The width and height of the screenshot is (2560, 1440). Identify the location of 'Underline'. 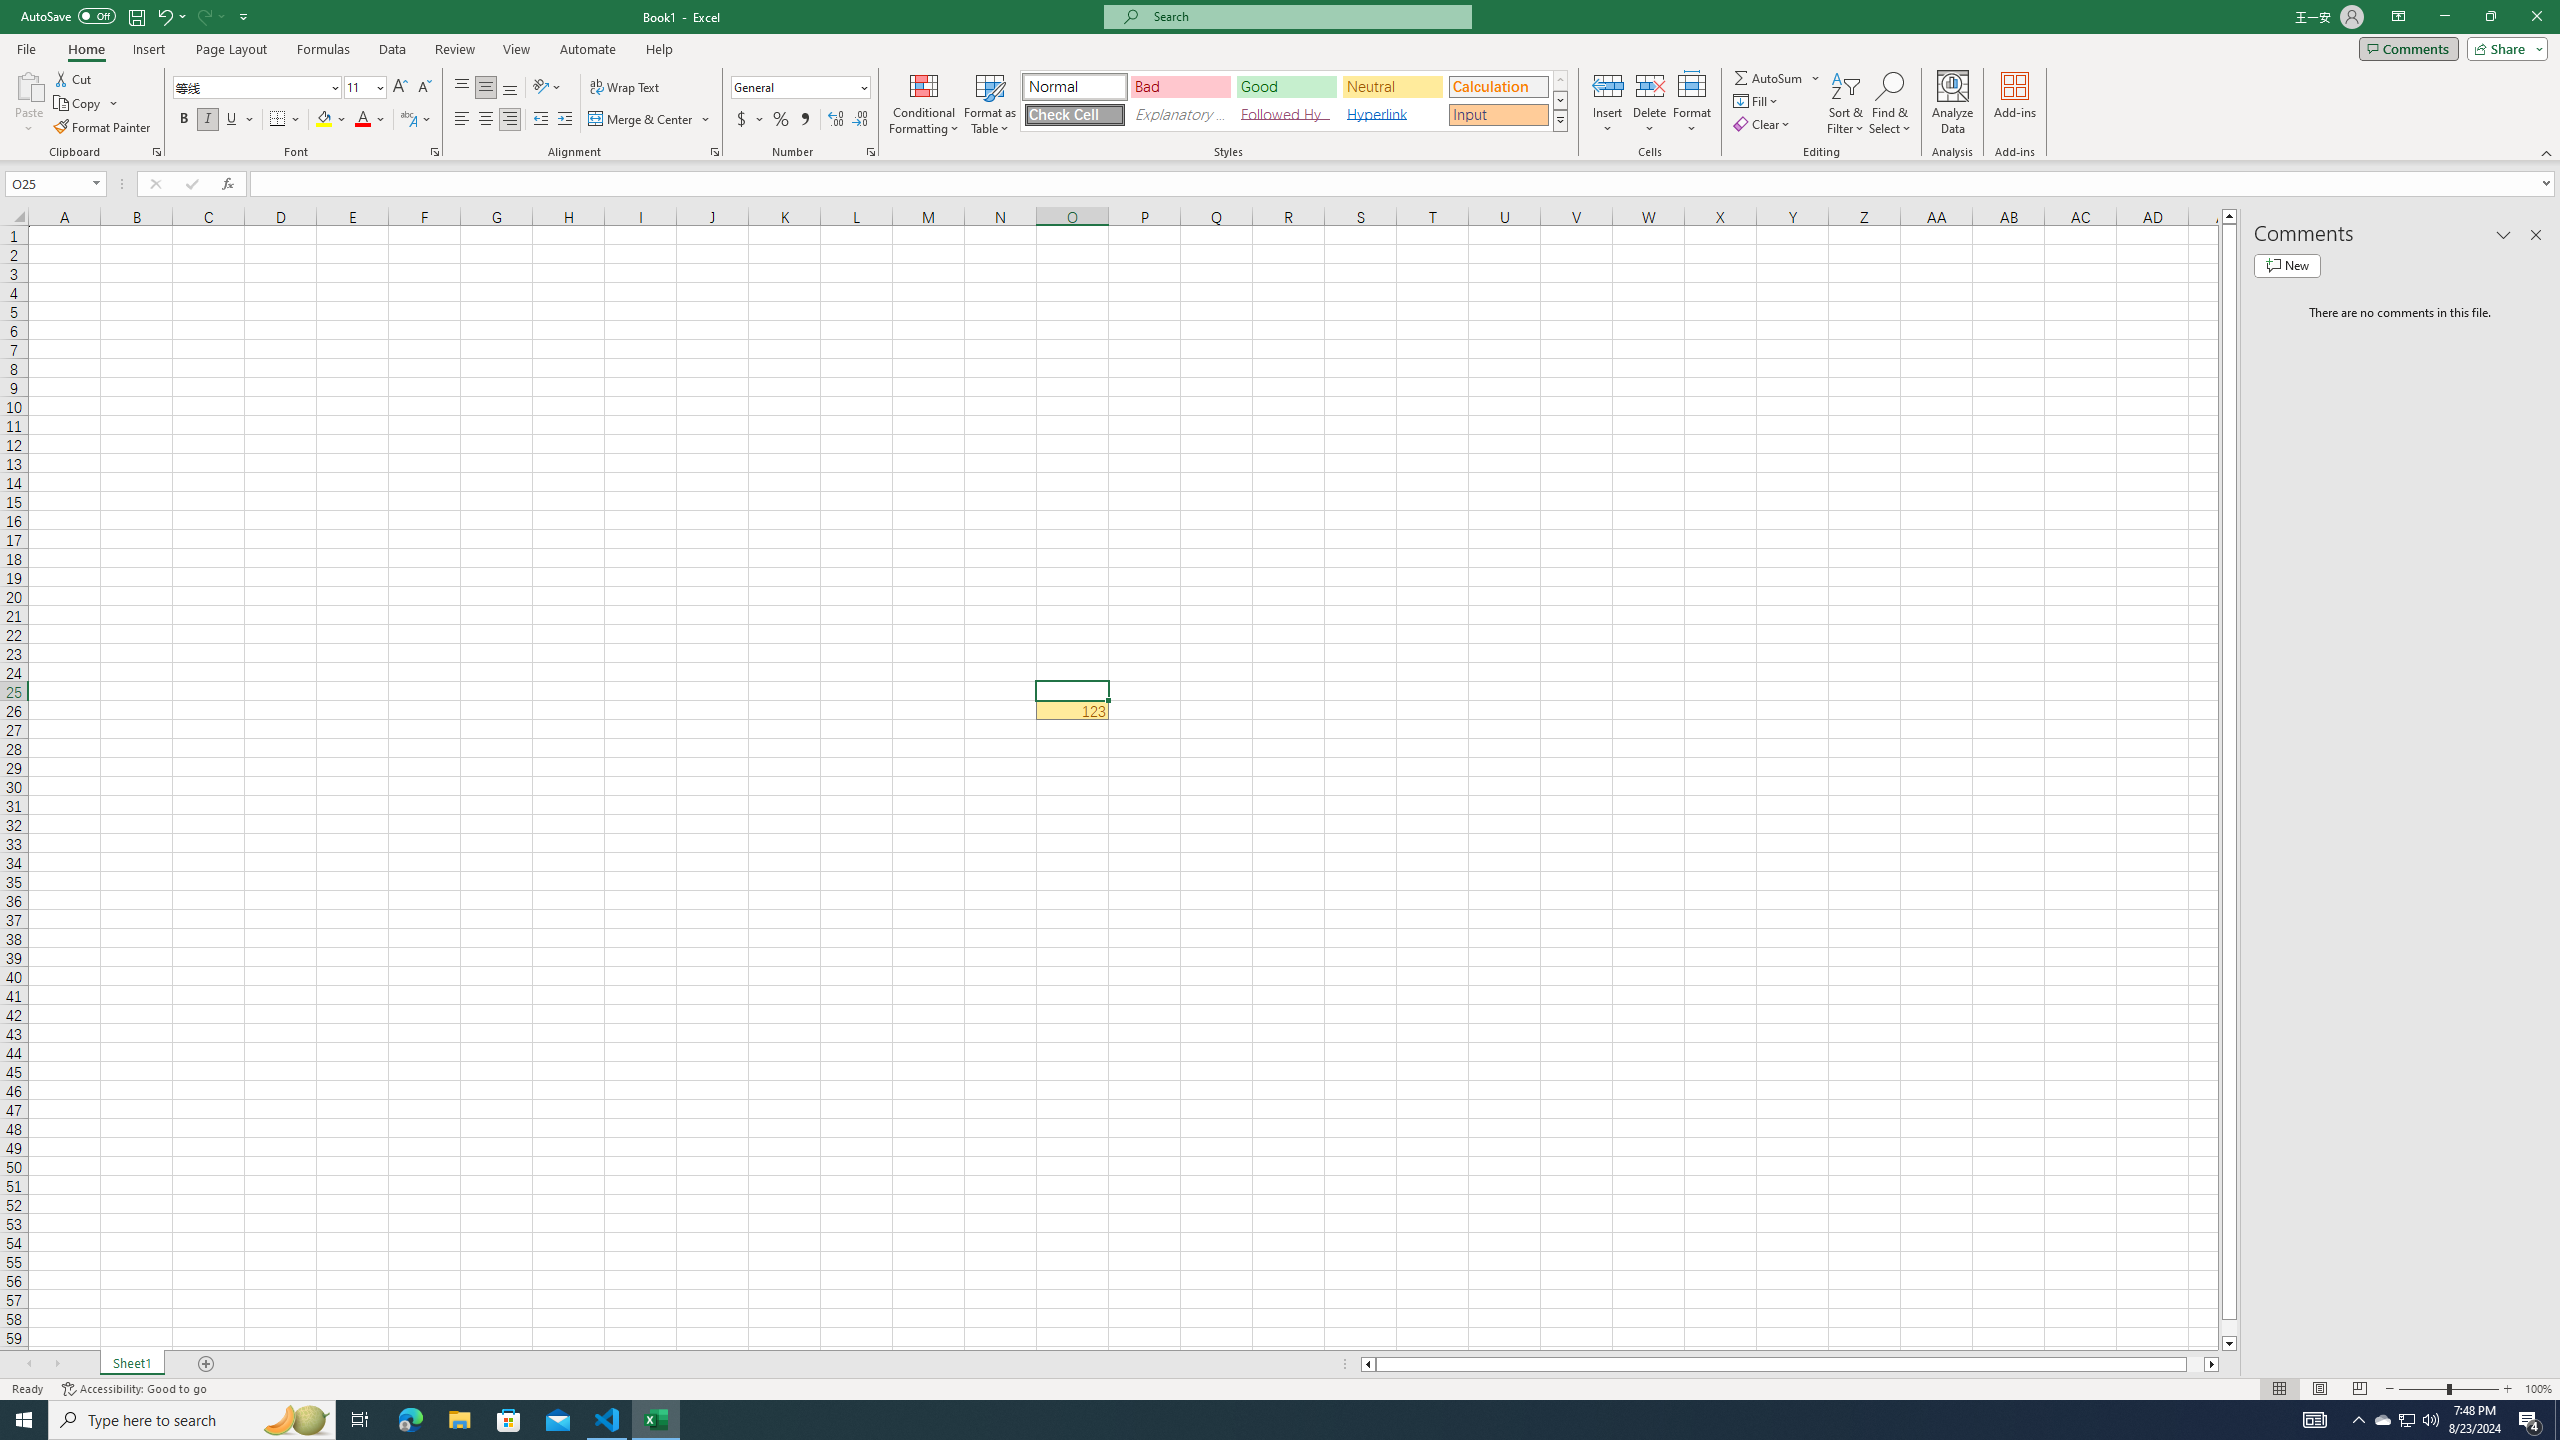
(231, 118).